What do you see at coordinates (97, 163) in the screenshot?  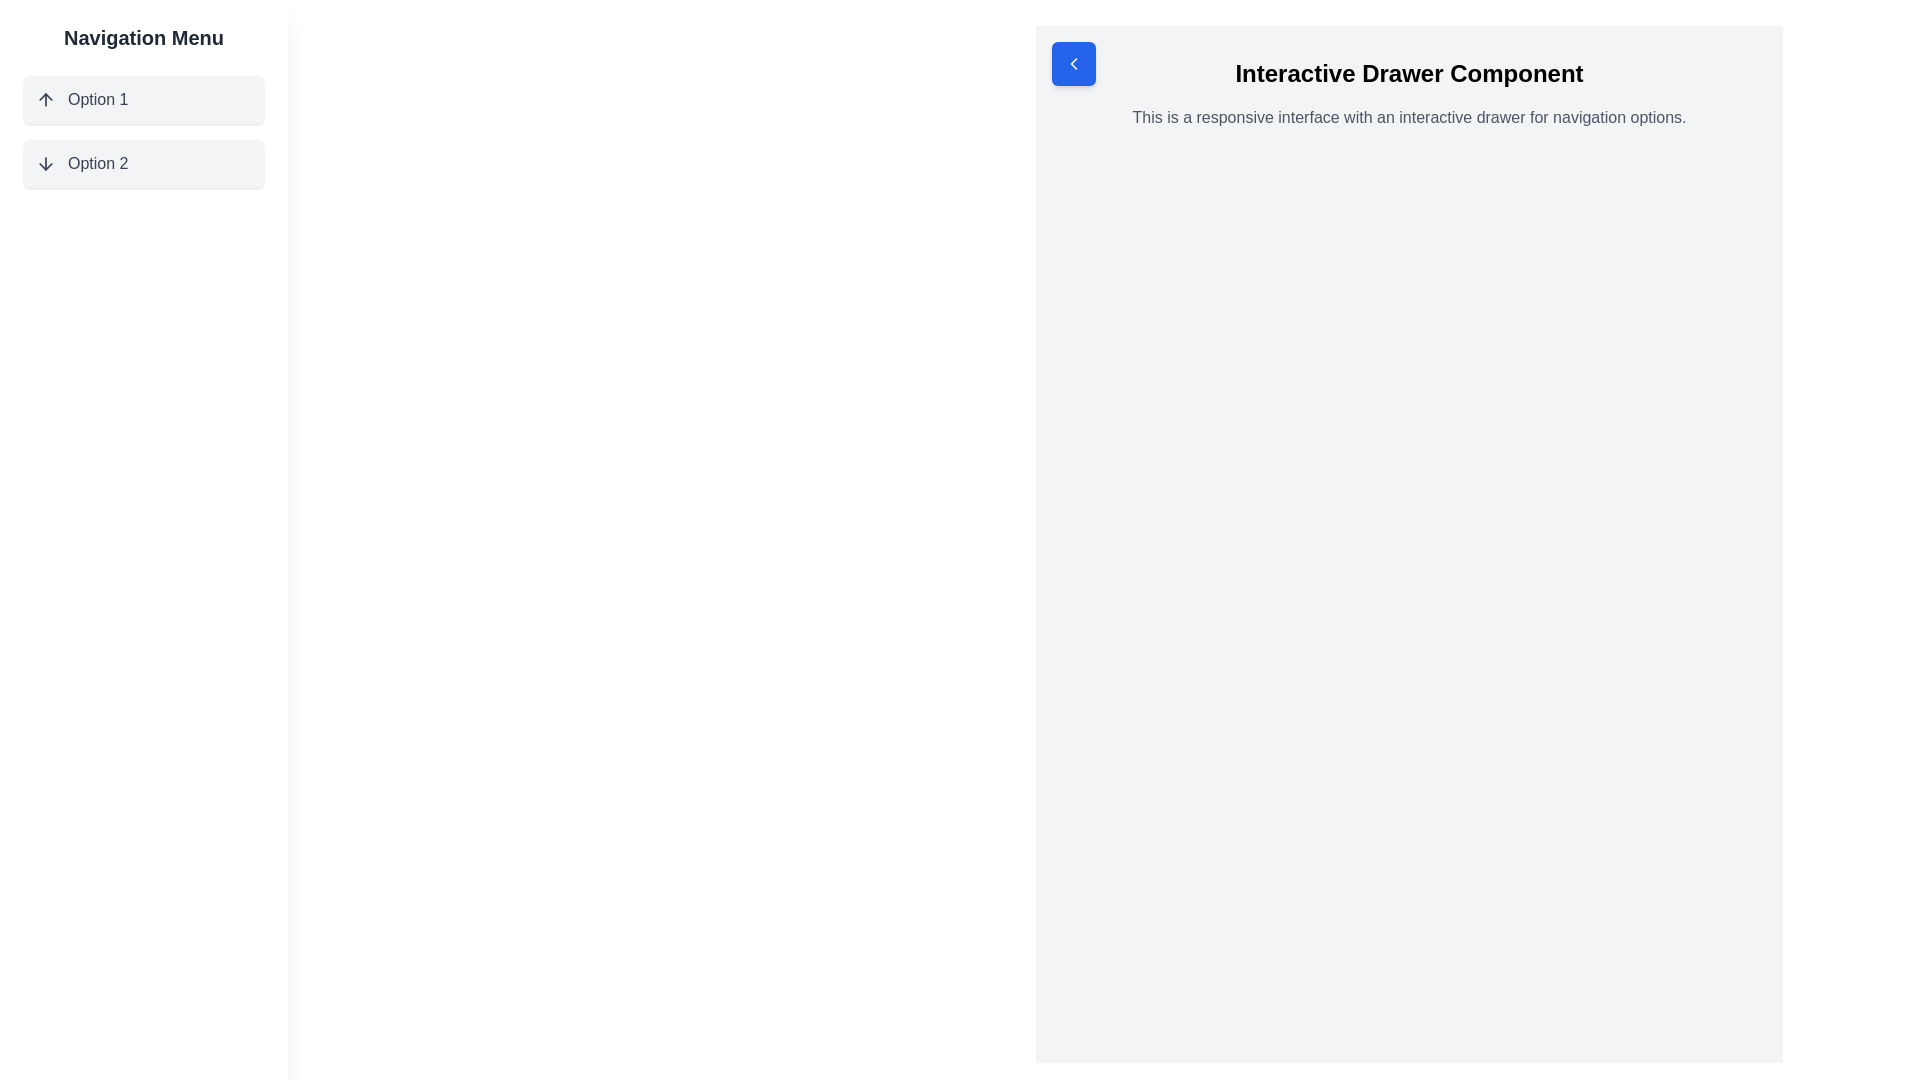 I see `the descriptive label indicating the second option in the navigation menu, which is centrally aligned below 'Option 1'` at bounding box center [97, 163].